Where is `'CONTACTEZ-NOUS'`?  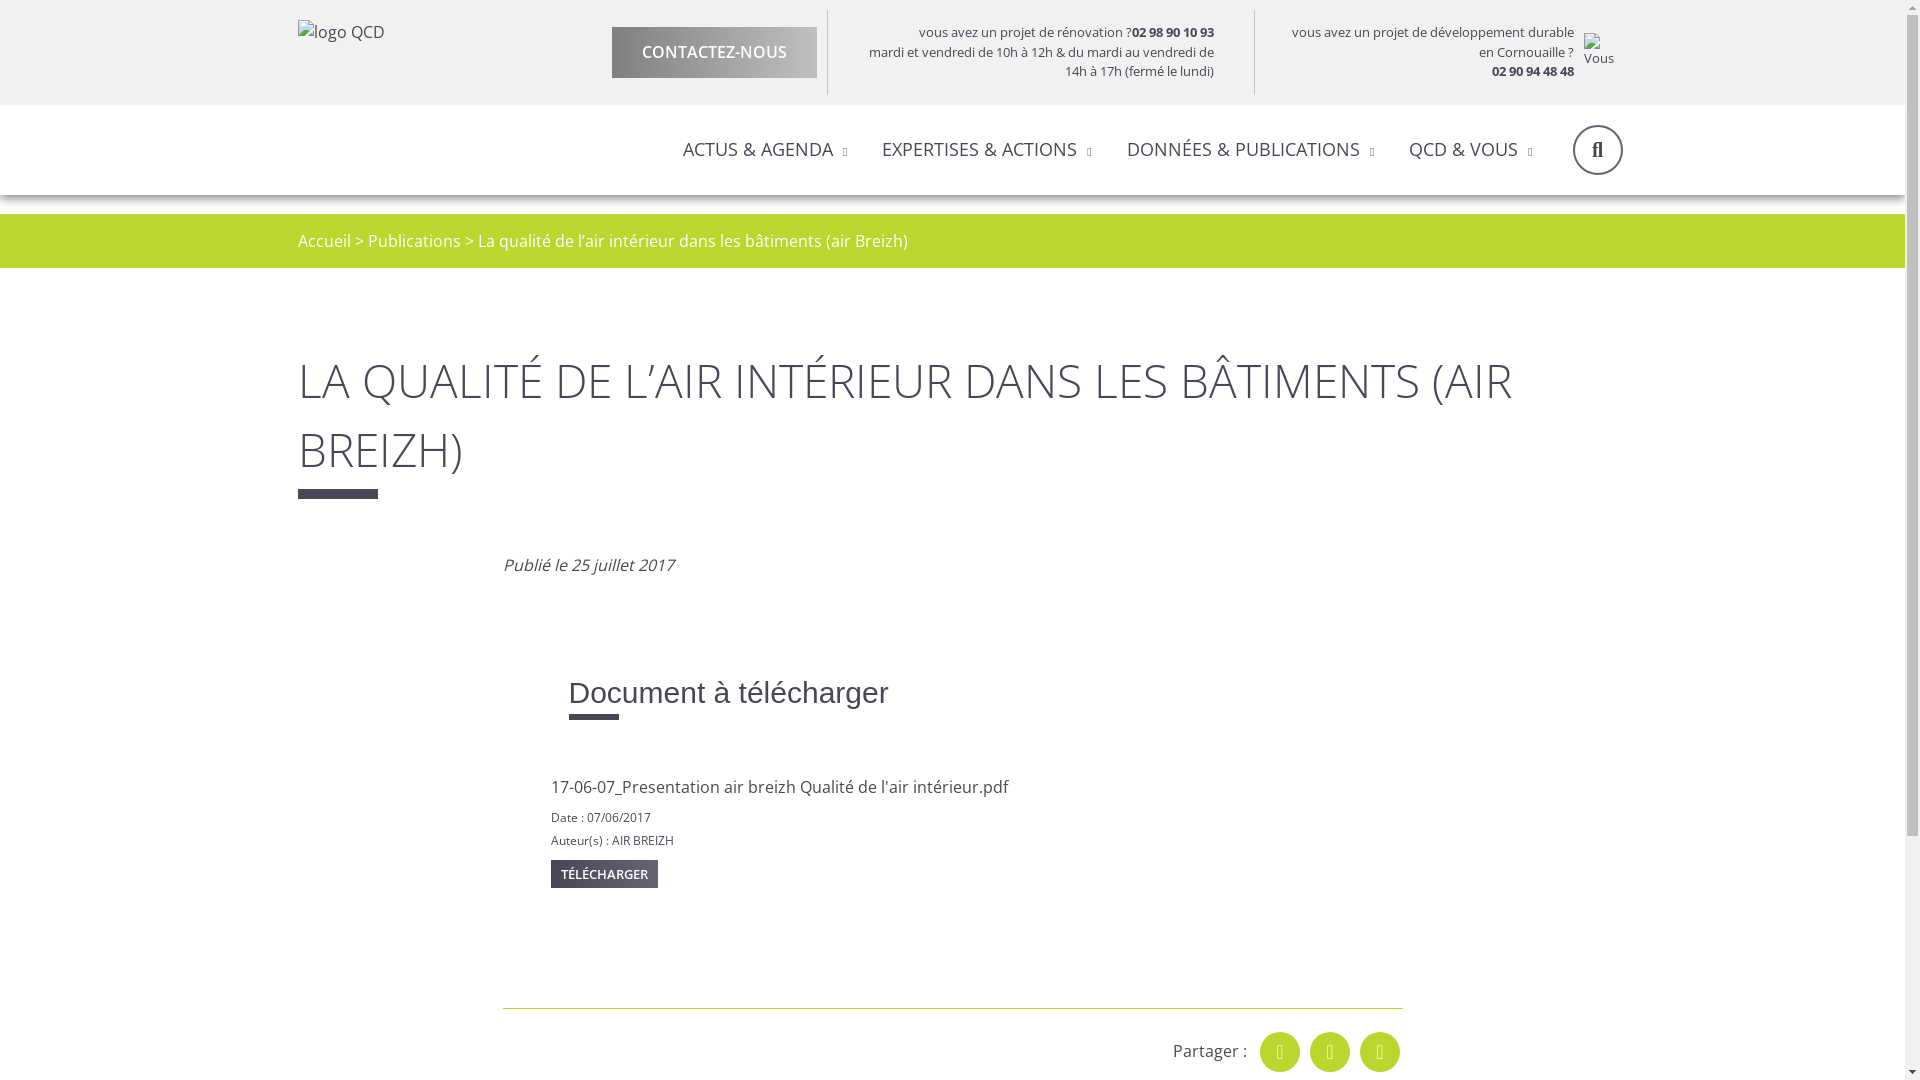
'CONTACTEZ-NOUS' is located at coordinates (714, 51).